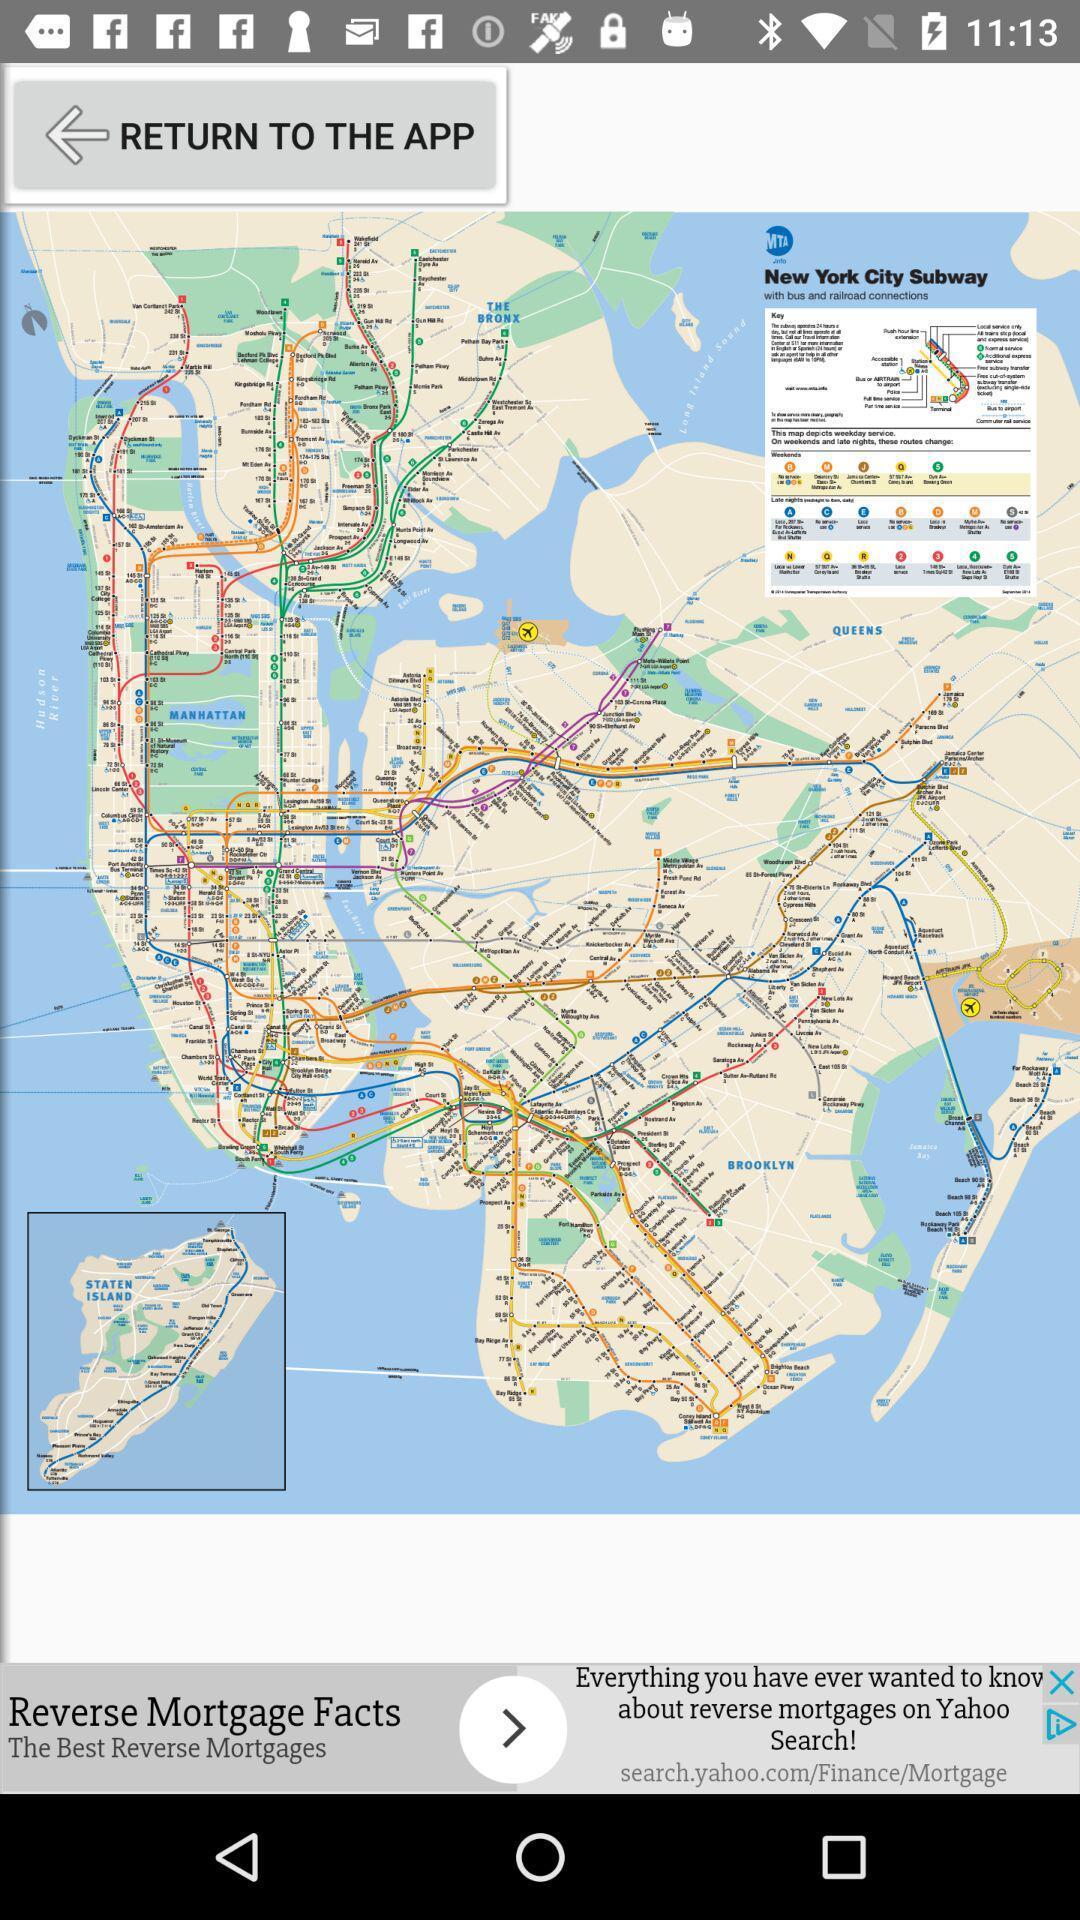 Image resolution: width=1080 pixels, height=1920 pixels. I want to click on open advertisement, so click(540, 1727).